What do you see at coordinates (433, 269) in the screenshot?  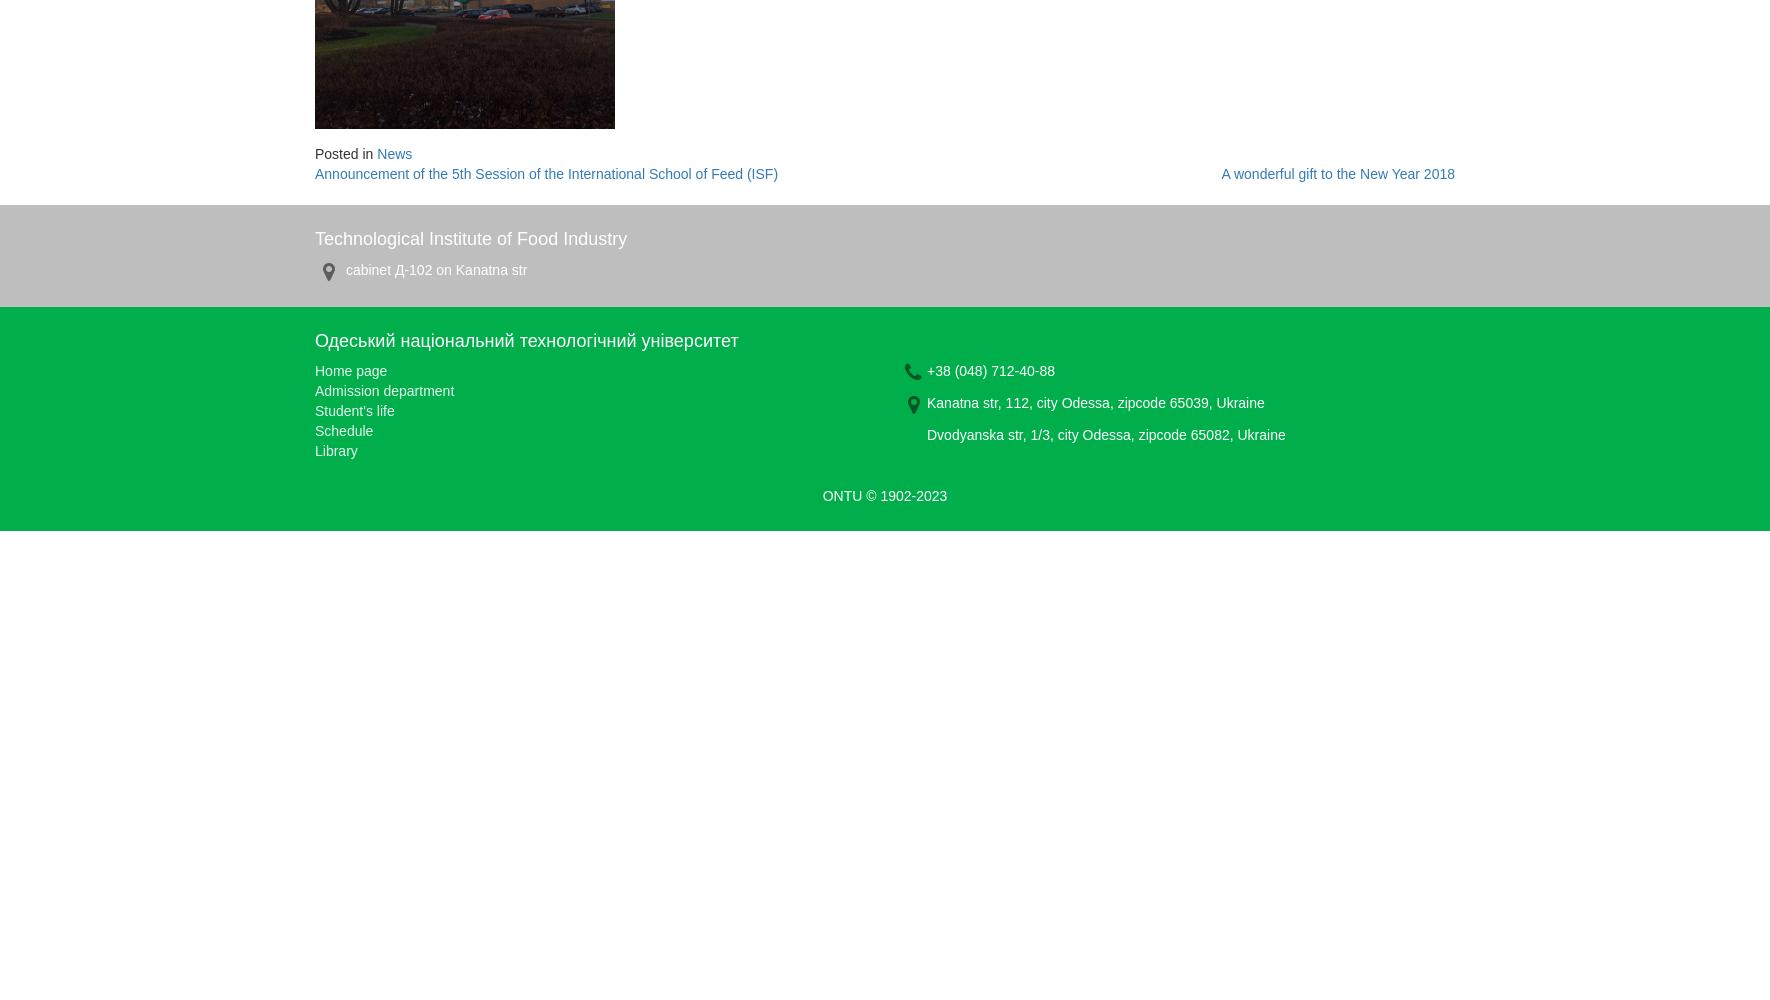 I see `'cabinet Д-102 on Kanatna str'` at bounding box center [433, 269].